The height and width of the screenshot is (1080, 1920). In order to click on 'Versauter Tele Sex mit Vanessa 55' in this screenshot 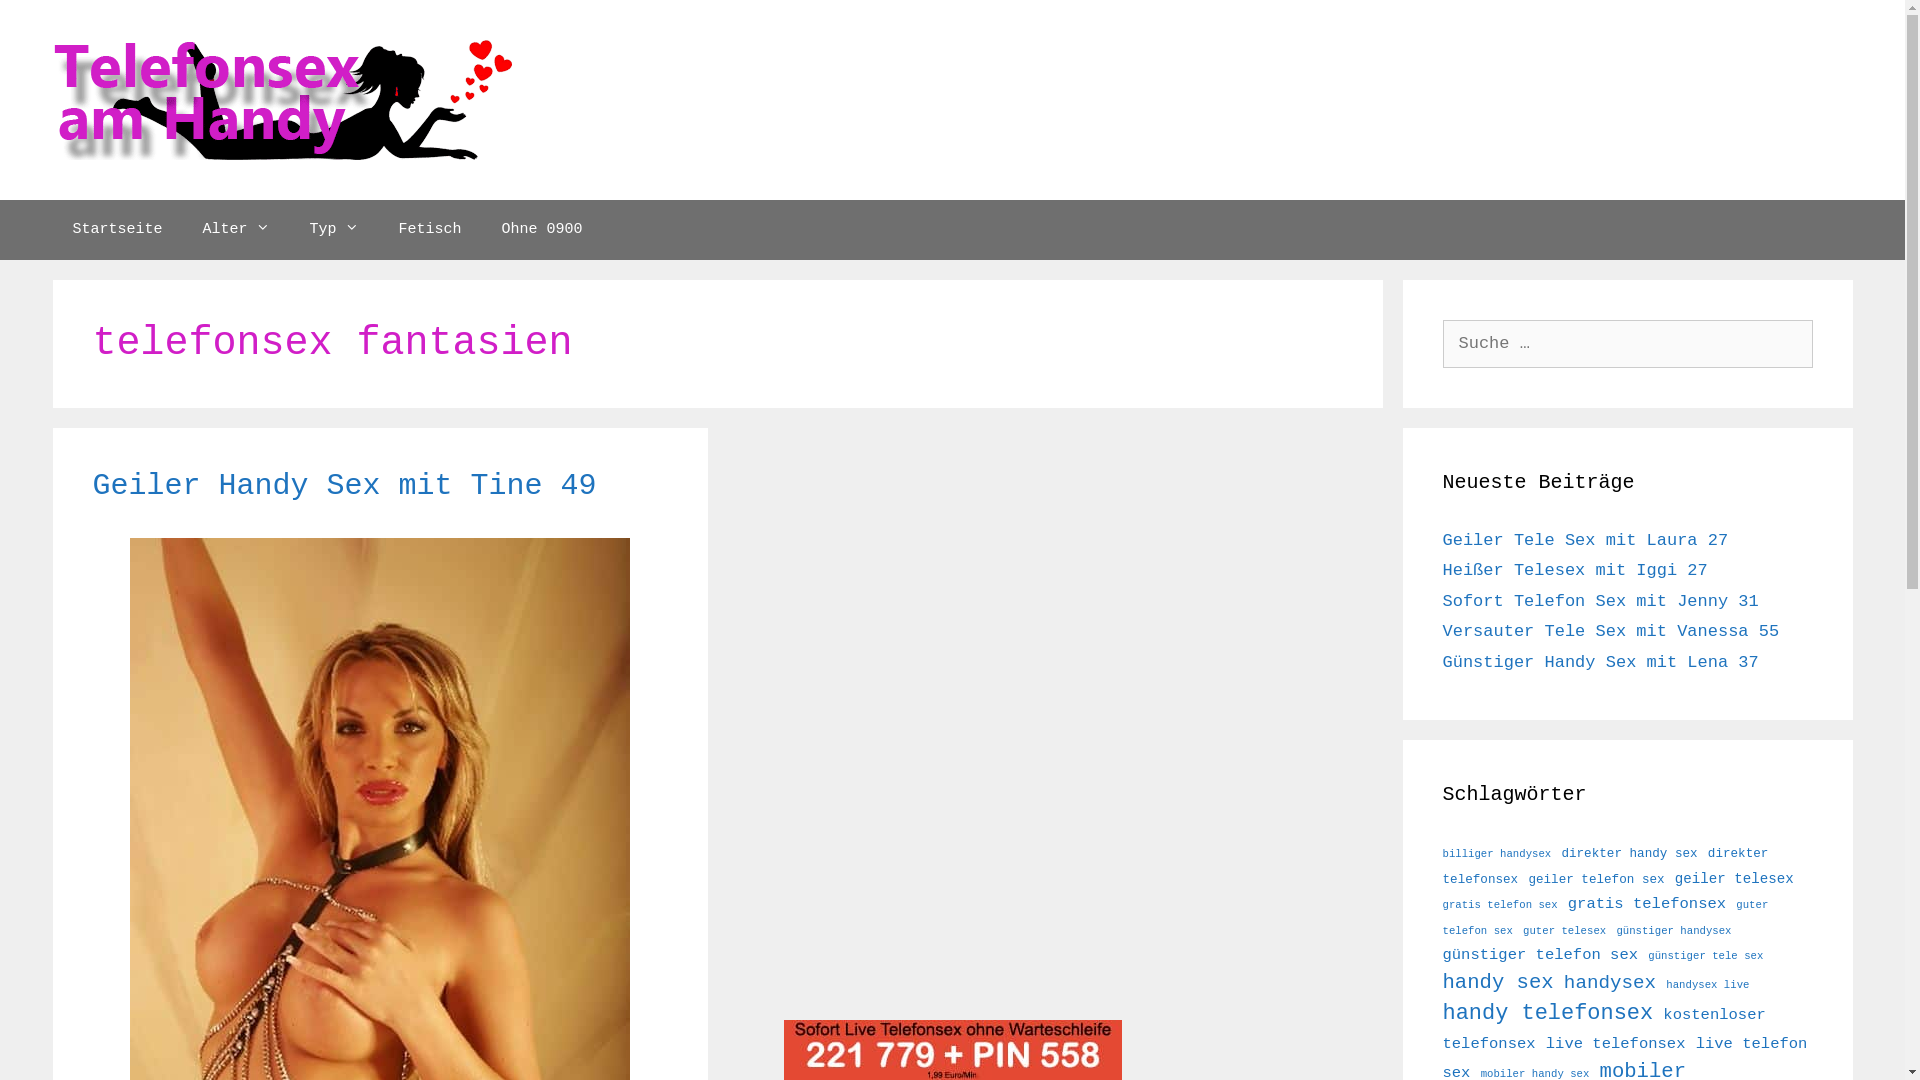, I will do `click(1610, 631)`.